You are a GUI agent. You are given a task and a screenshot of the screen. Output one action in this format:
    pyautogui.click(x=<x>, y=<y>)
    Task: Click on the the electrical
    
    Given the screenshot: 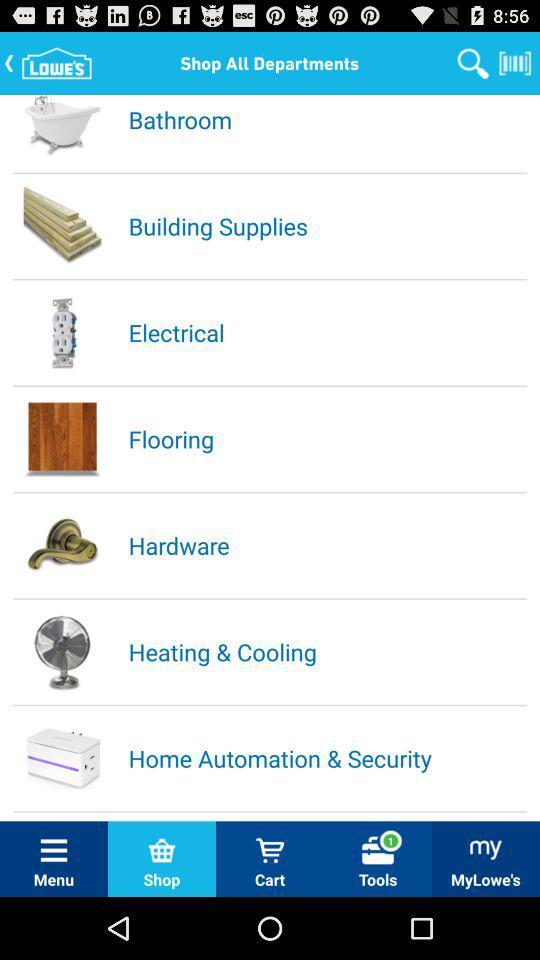 What is the action you would take?
    pyautogui.click(x=326, y=332)
    